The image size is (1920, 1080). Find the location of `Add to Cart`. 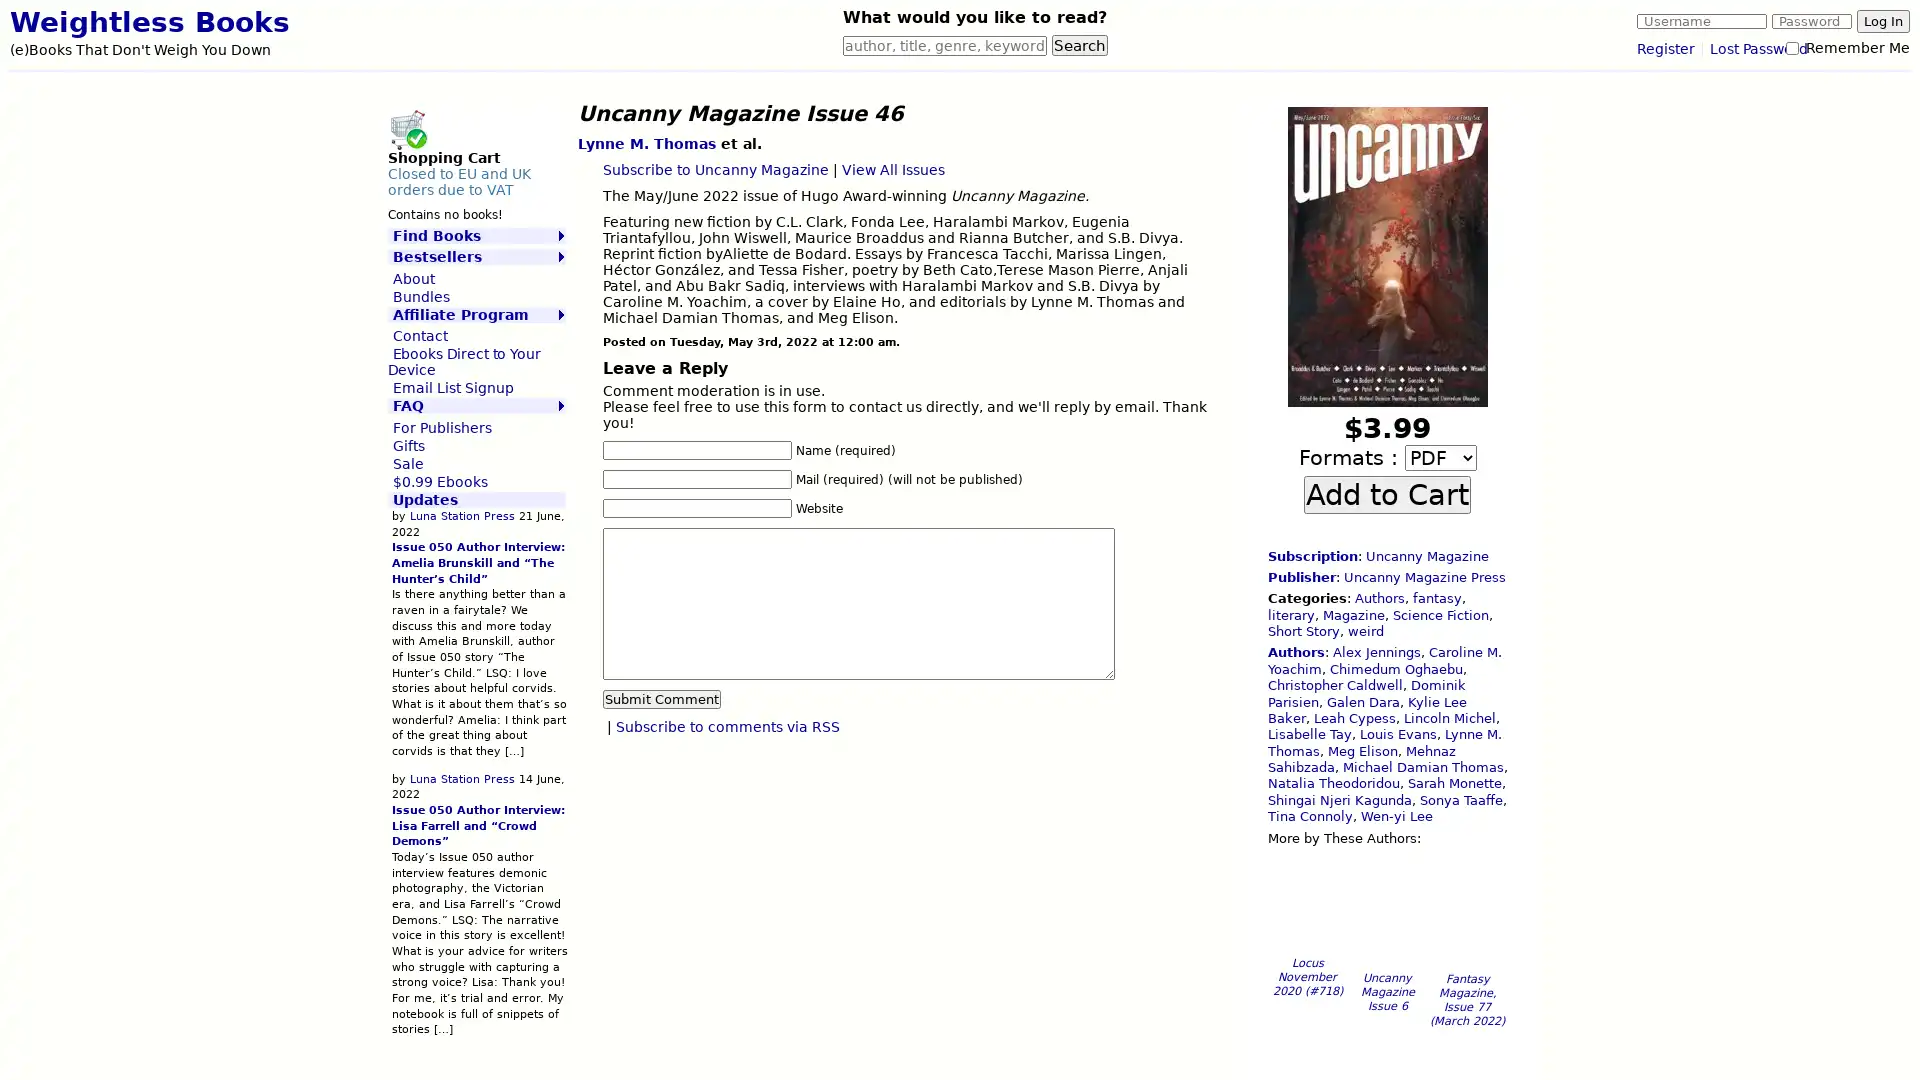

Add to Cart is located at coordinates (1386, 493).